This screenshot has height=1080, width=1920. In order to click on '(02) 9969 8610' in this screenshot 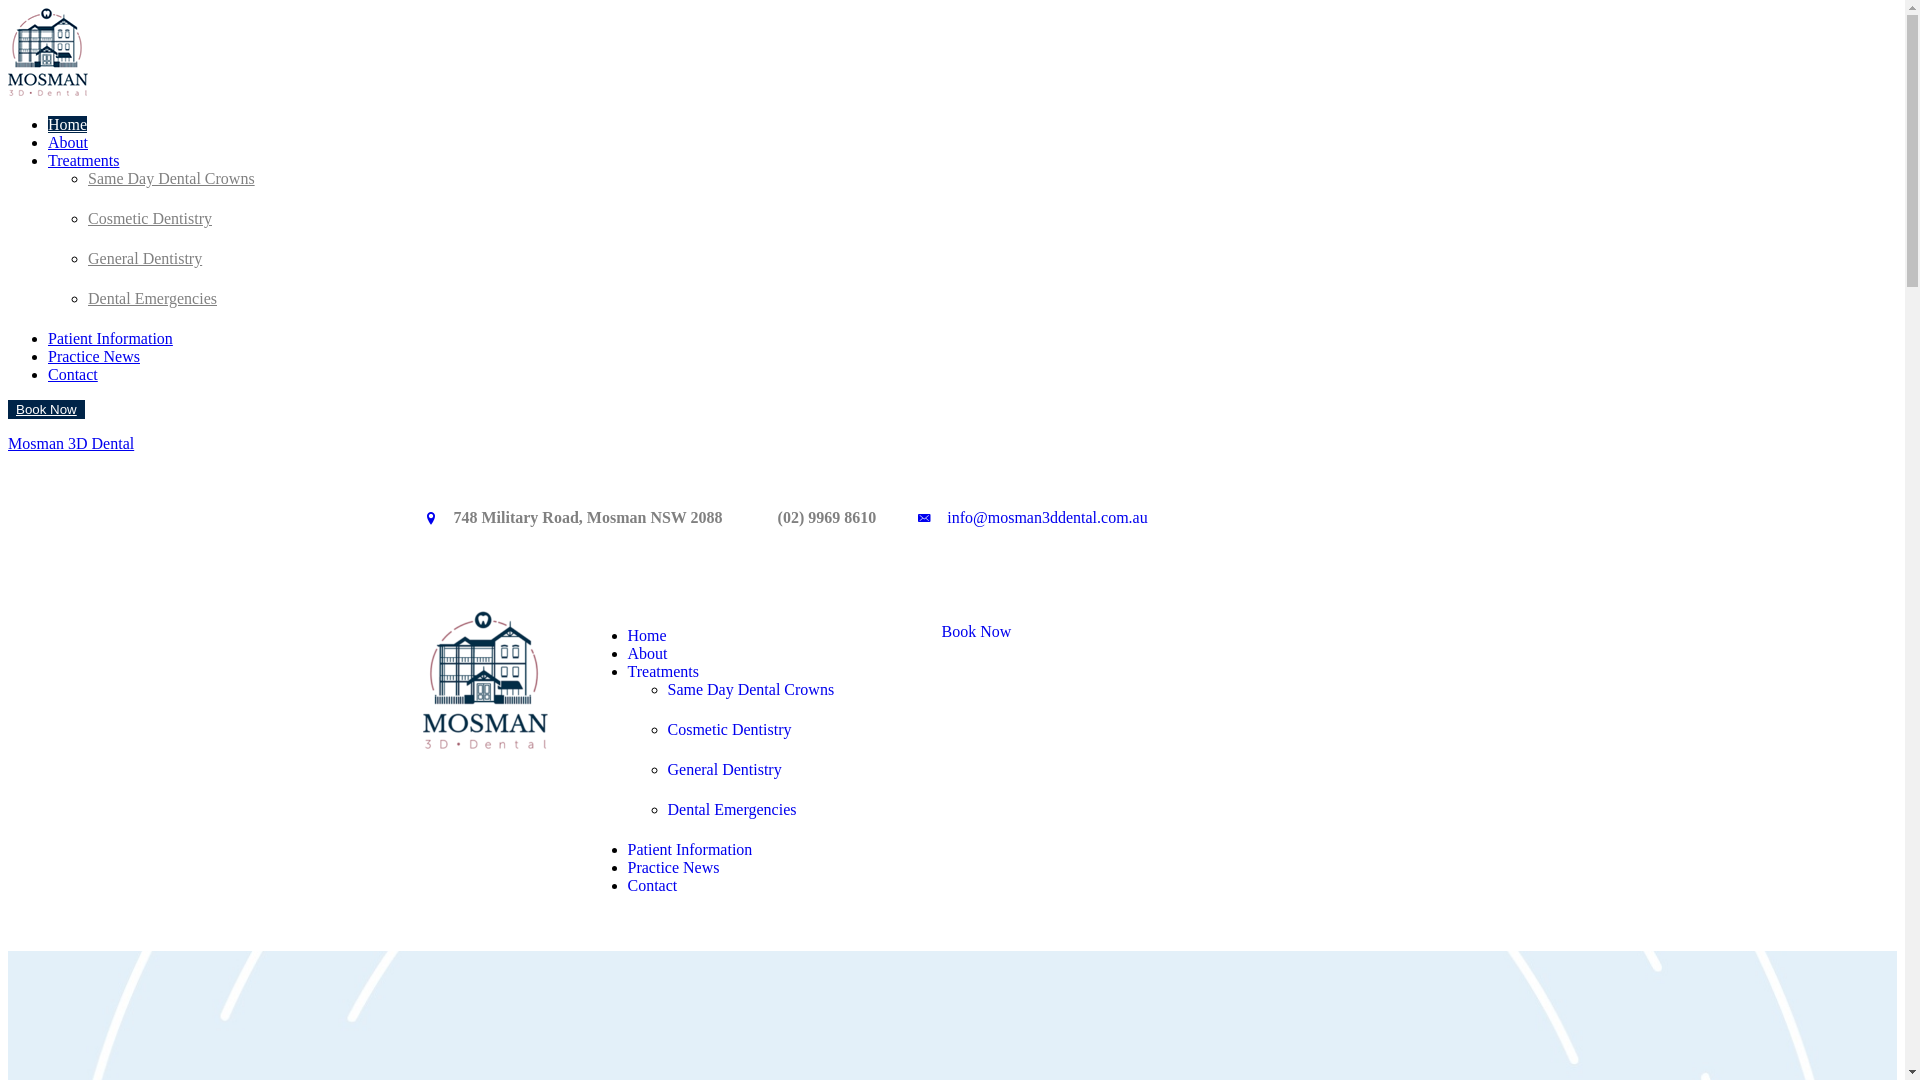, I will do `click(827, 516)`.